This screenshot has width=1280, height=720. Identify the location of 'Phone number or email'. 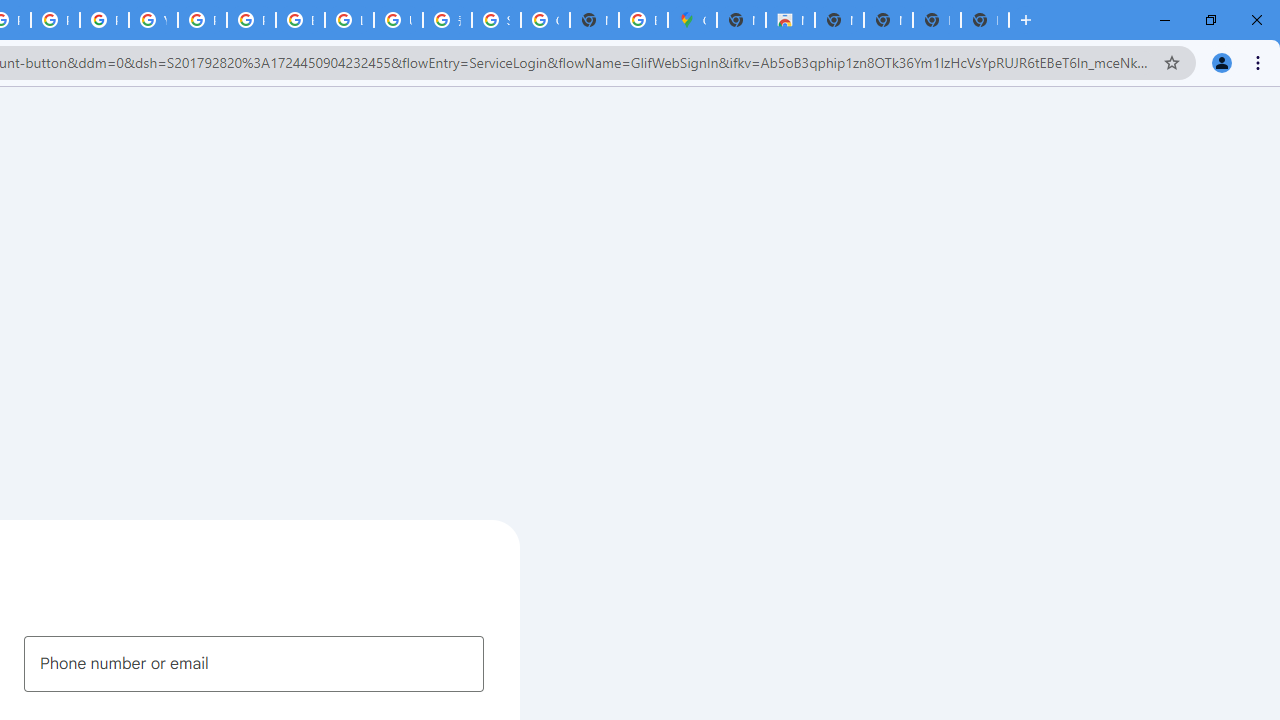
(253, 663).